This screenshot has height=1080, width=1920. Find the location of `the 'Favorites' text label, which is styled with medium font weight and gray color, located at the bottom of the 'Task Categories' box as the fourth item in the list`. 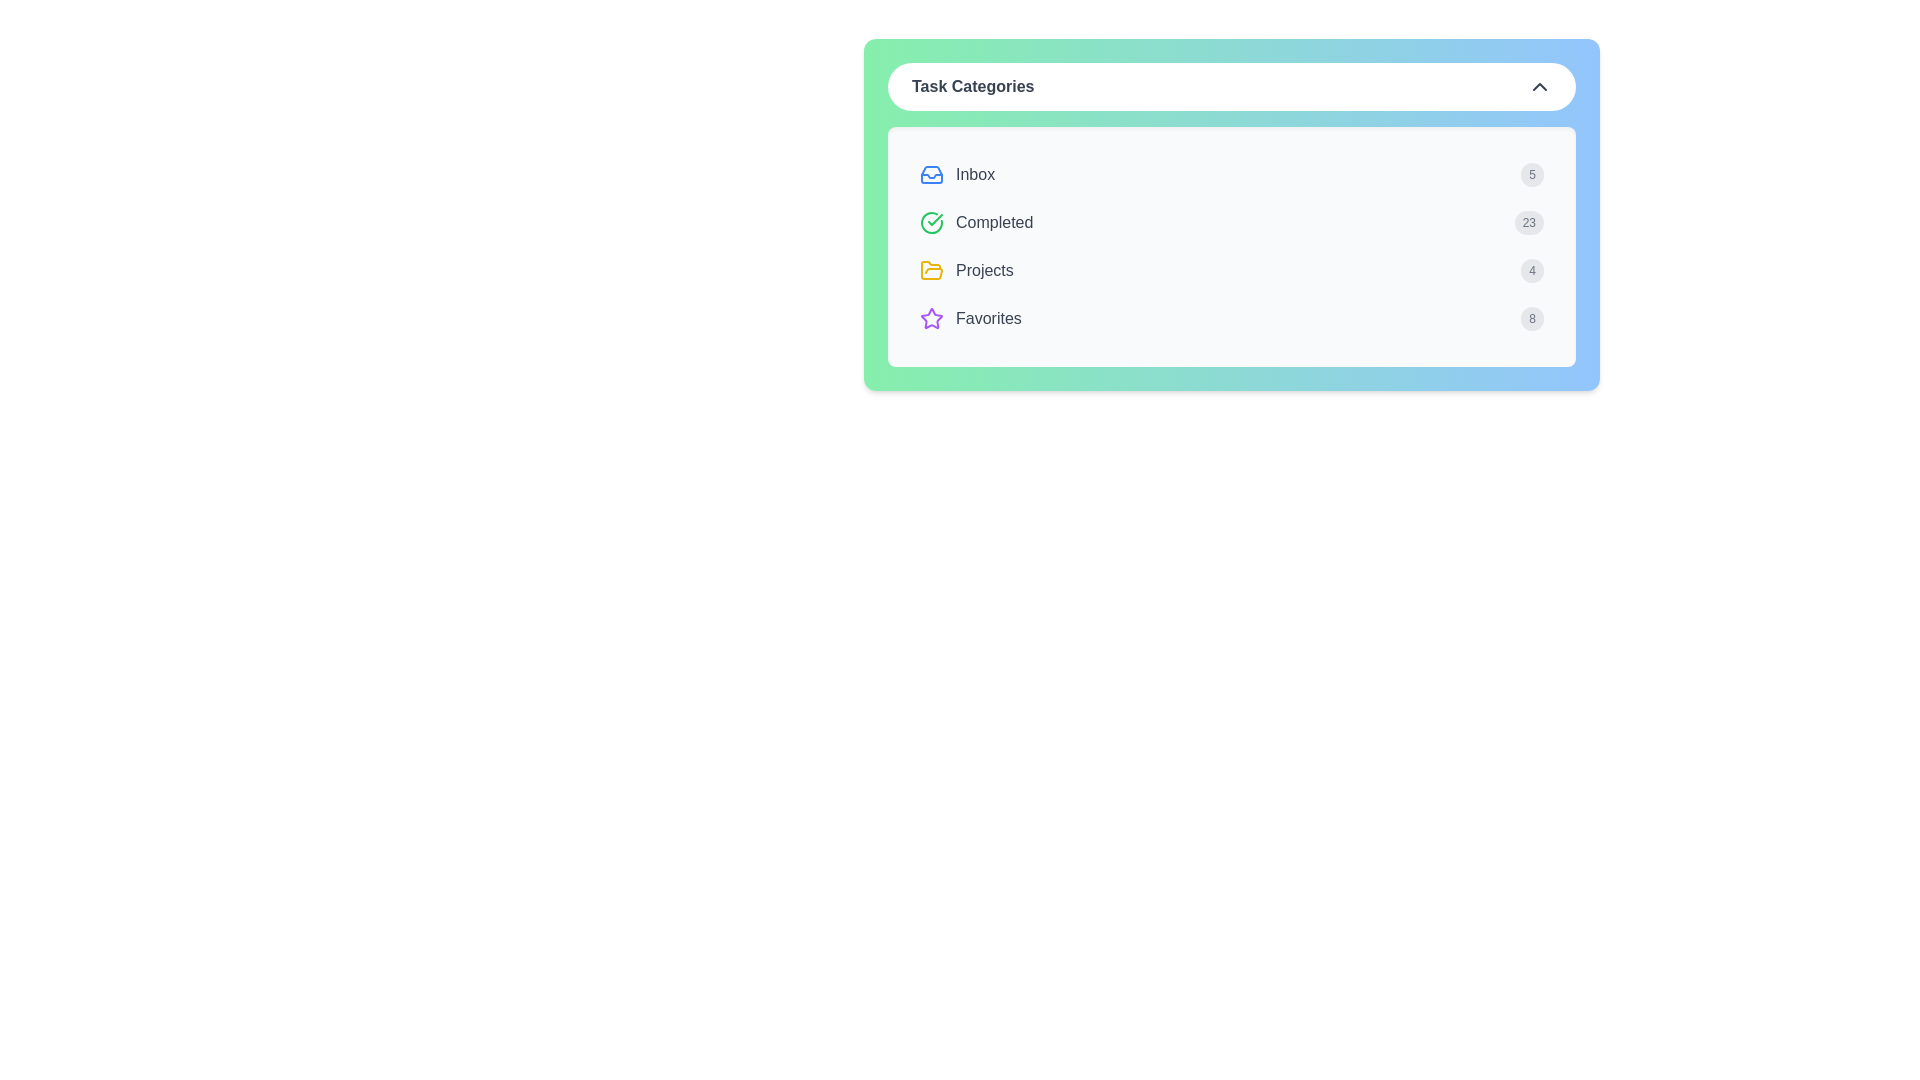

the 'Favorites' text label, which is styled with medium font weight and gray color, located at the bottom of the 'Task Categories' box as the fourth item in the list is located at coordinates (988, 318).